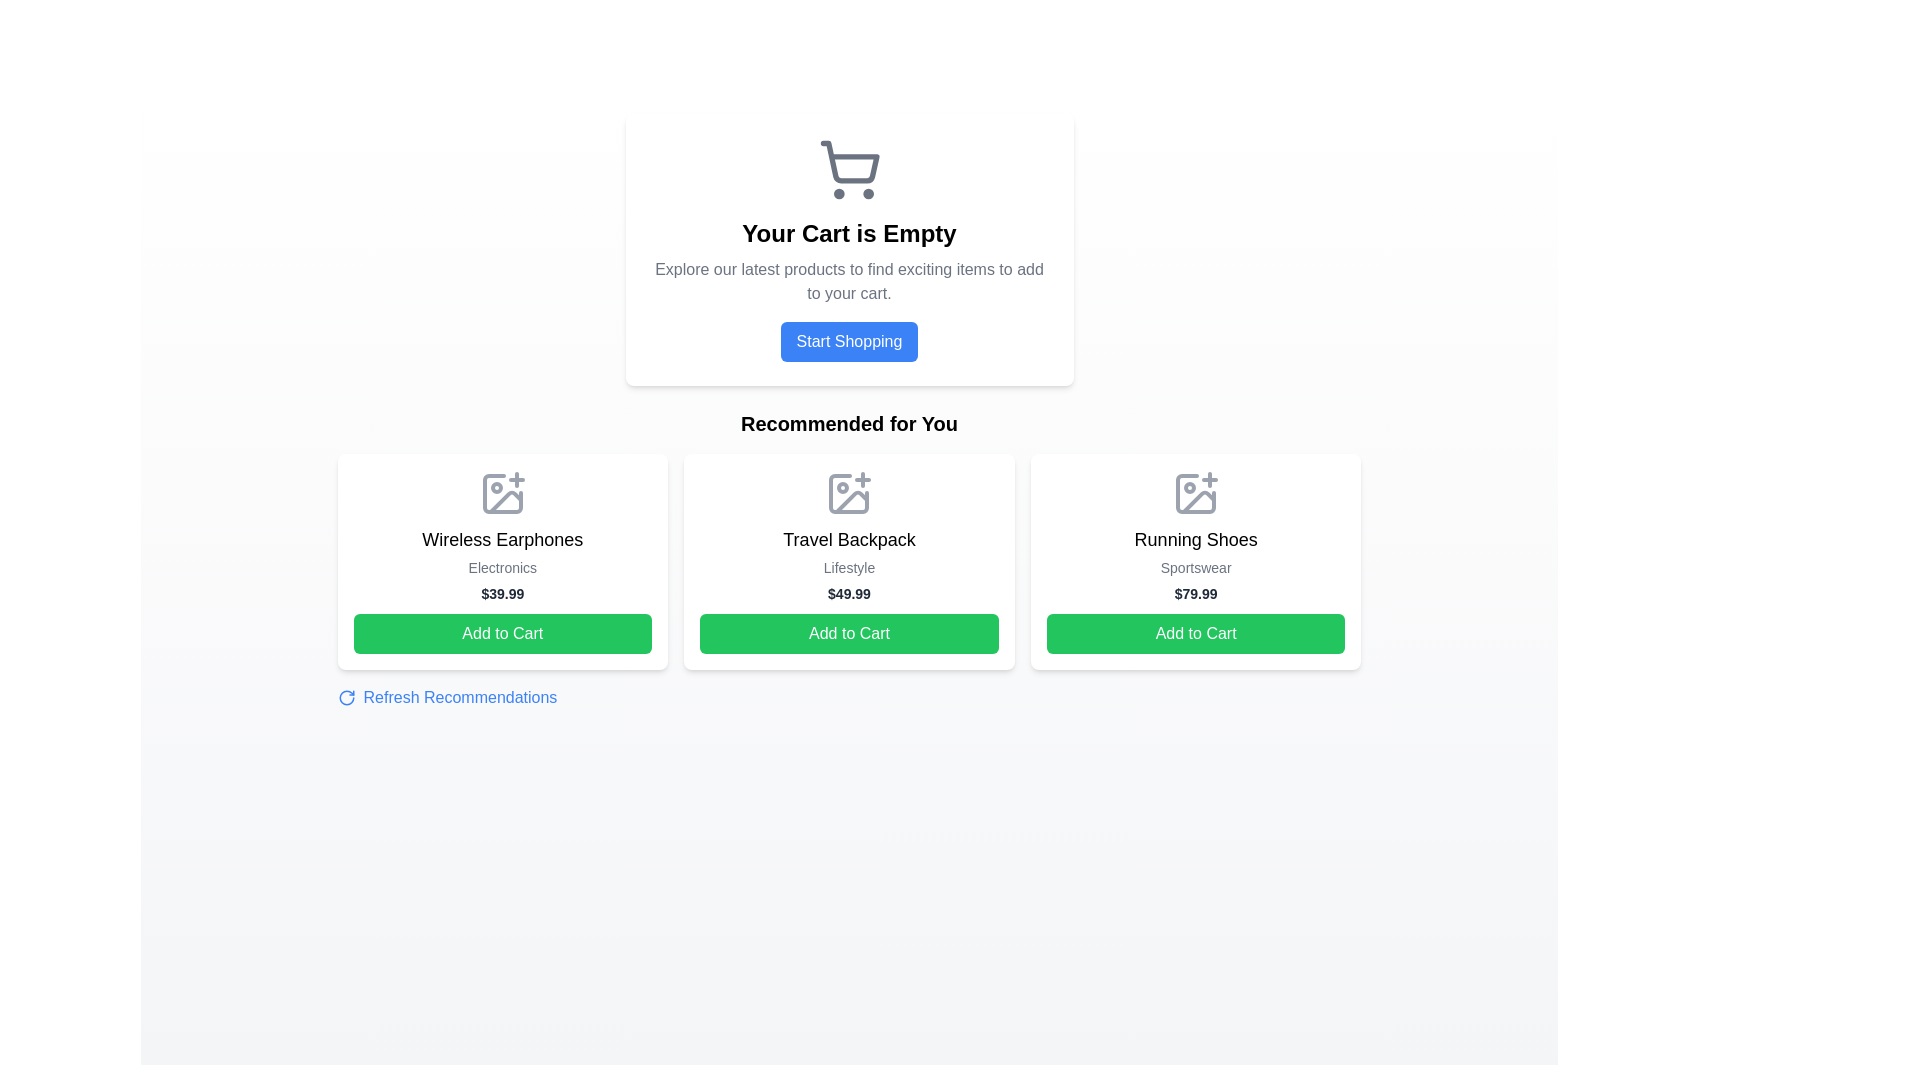  What do you see at coordinates (849, 161) in the screenshot?
I see `the shopping cart icon located at the top center of the user interface within the 'Your Cart is Empty' section, which represents the main body of the cart in the SVG graphic` at bounding box center [849, 161].